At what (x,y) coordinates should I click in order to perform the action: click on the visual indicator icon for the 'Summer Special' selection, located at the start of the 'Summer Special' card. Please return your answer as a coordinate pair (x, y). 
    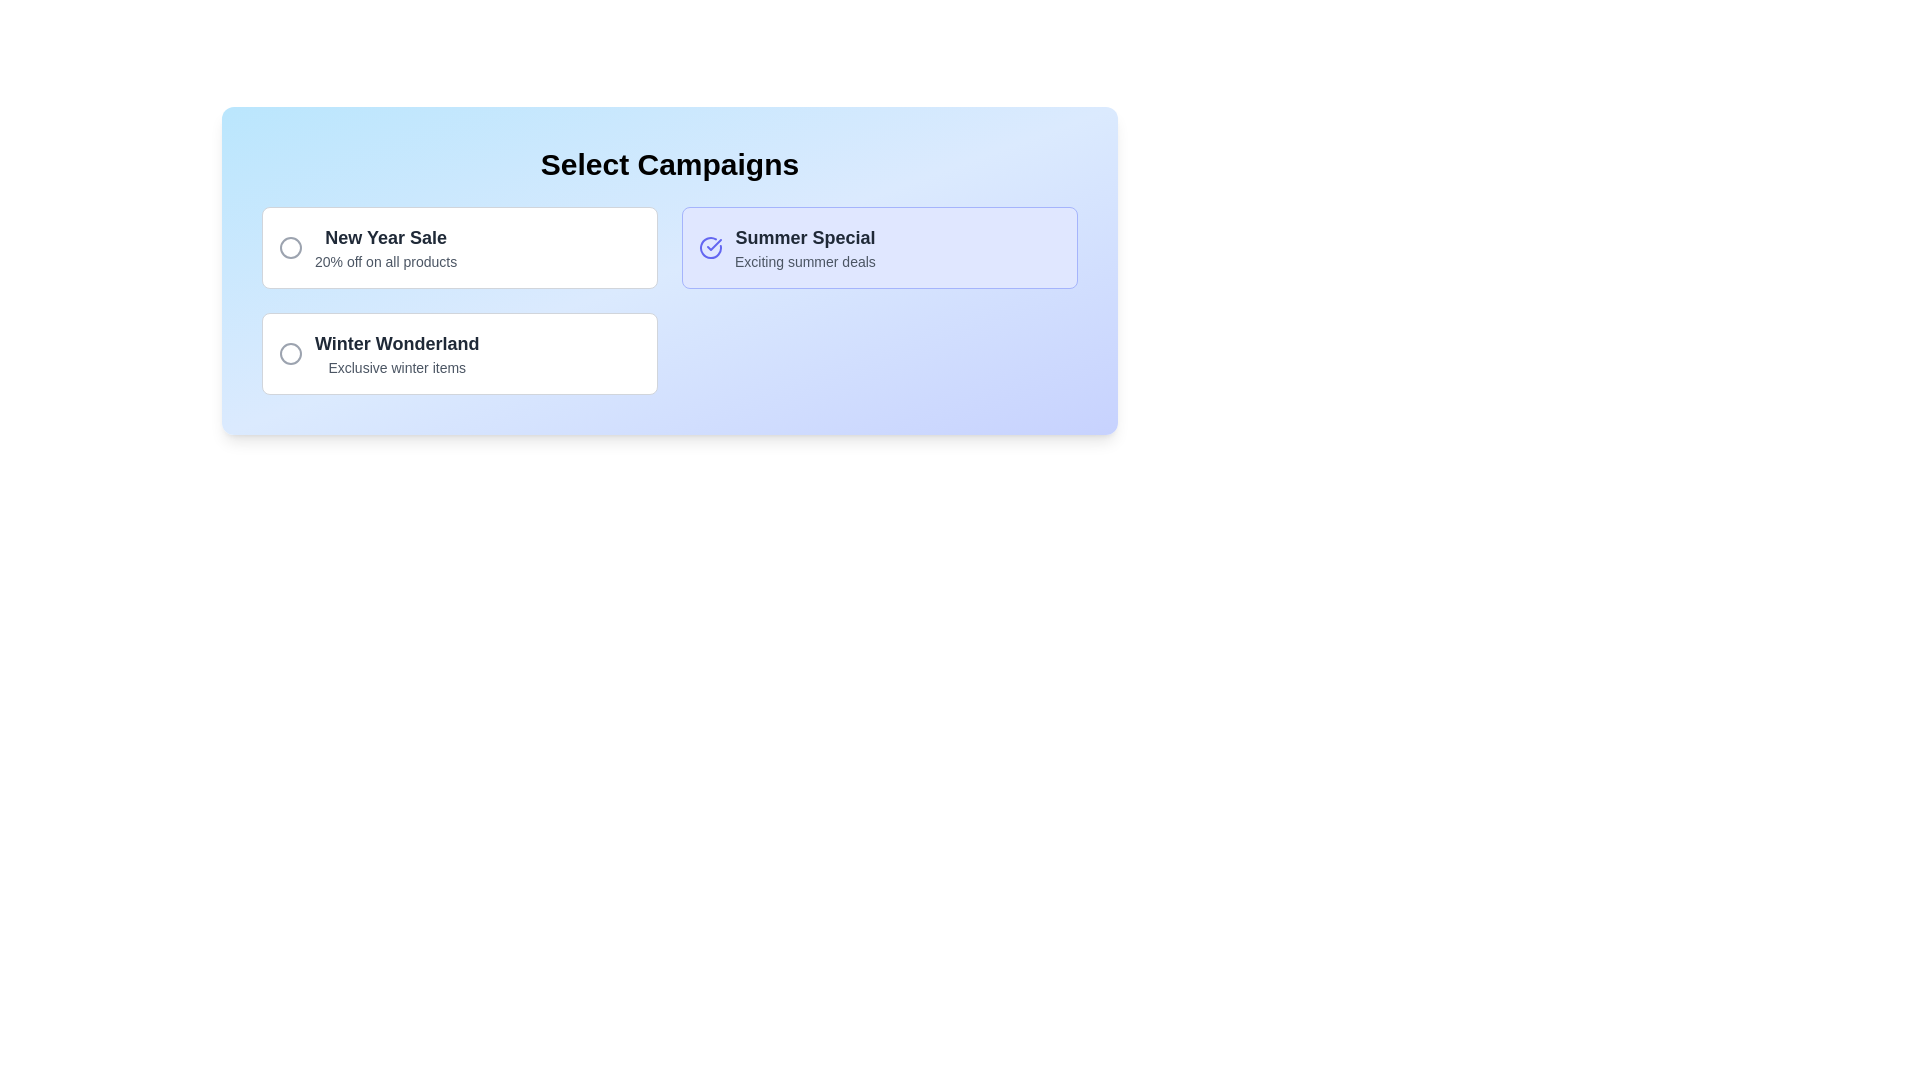
    Looking at the image, I should click on (710, 246).